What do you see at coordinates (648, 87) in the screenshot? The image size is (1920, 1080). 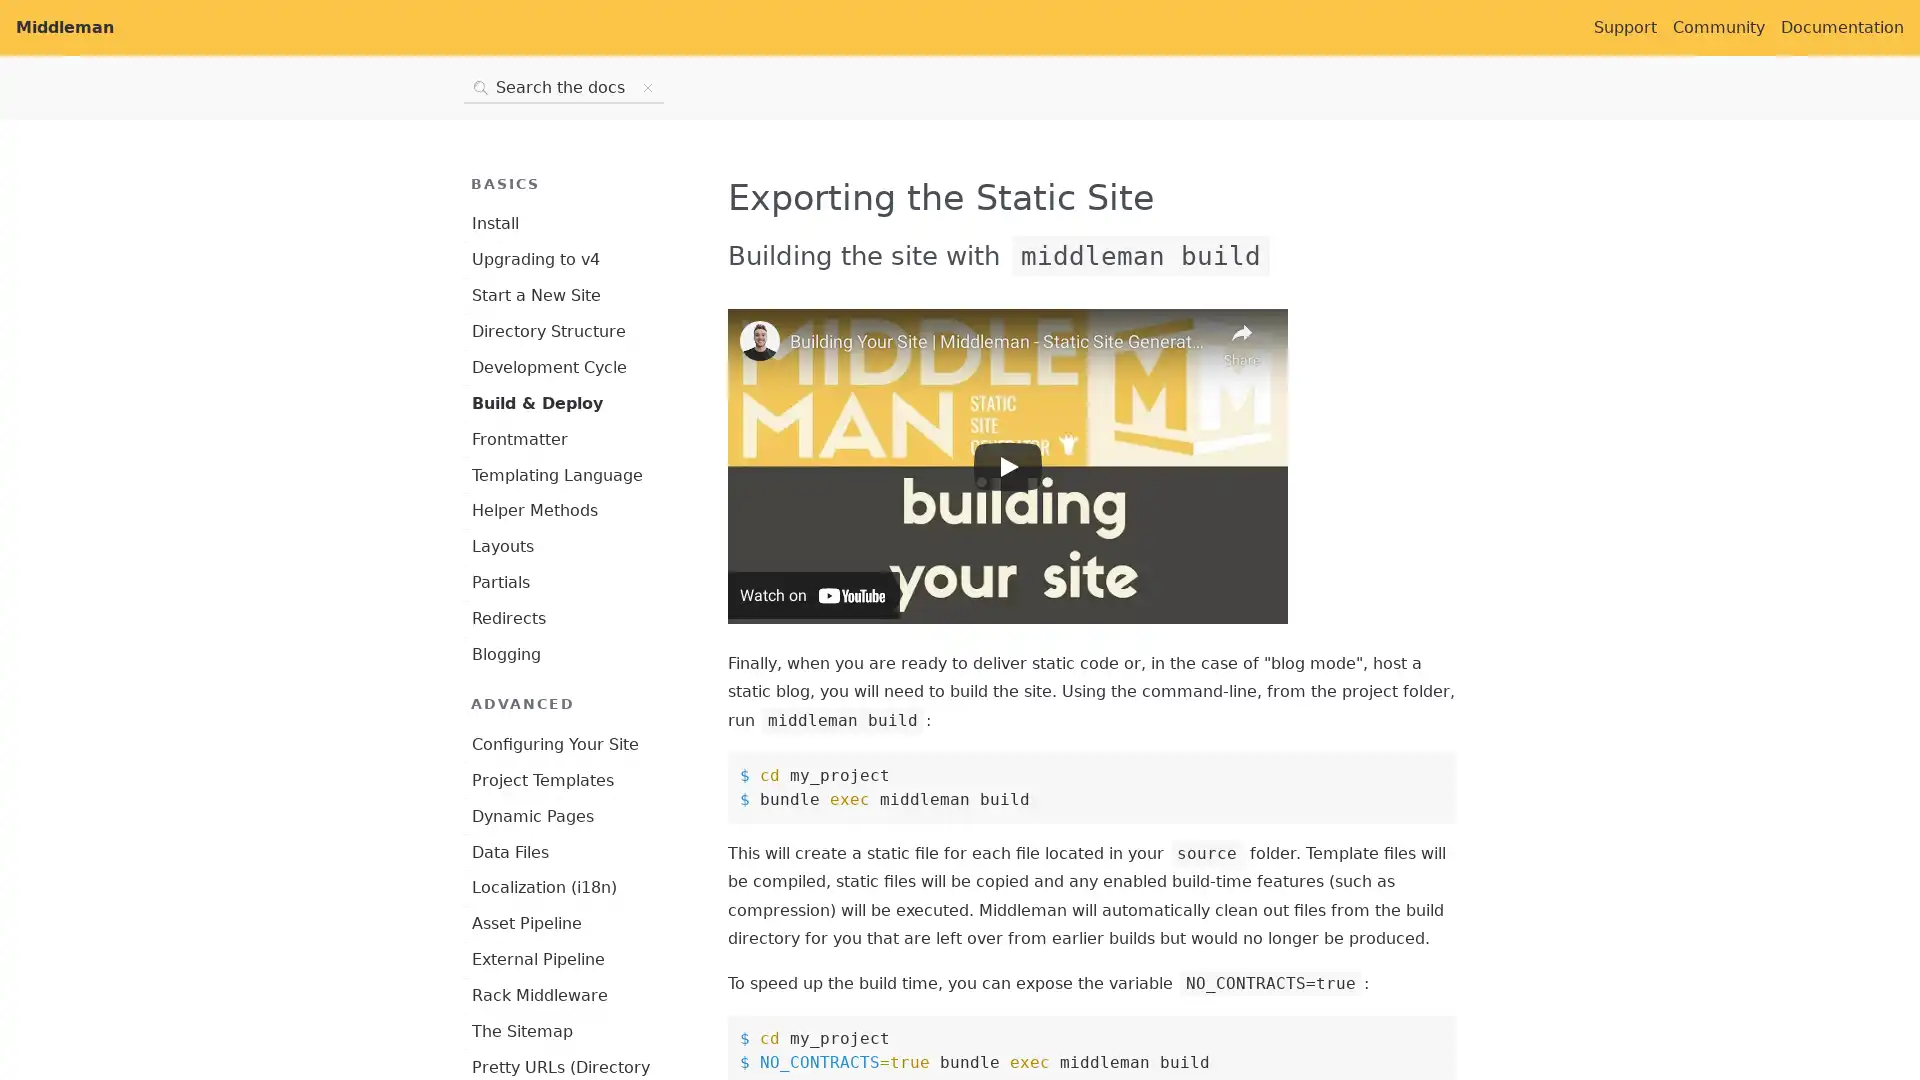 I see `Reset` at bounding box center [648, 87].